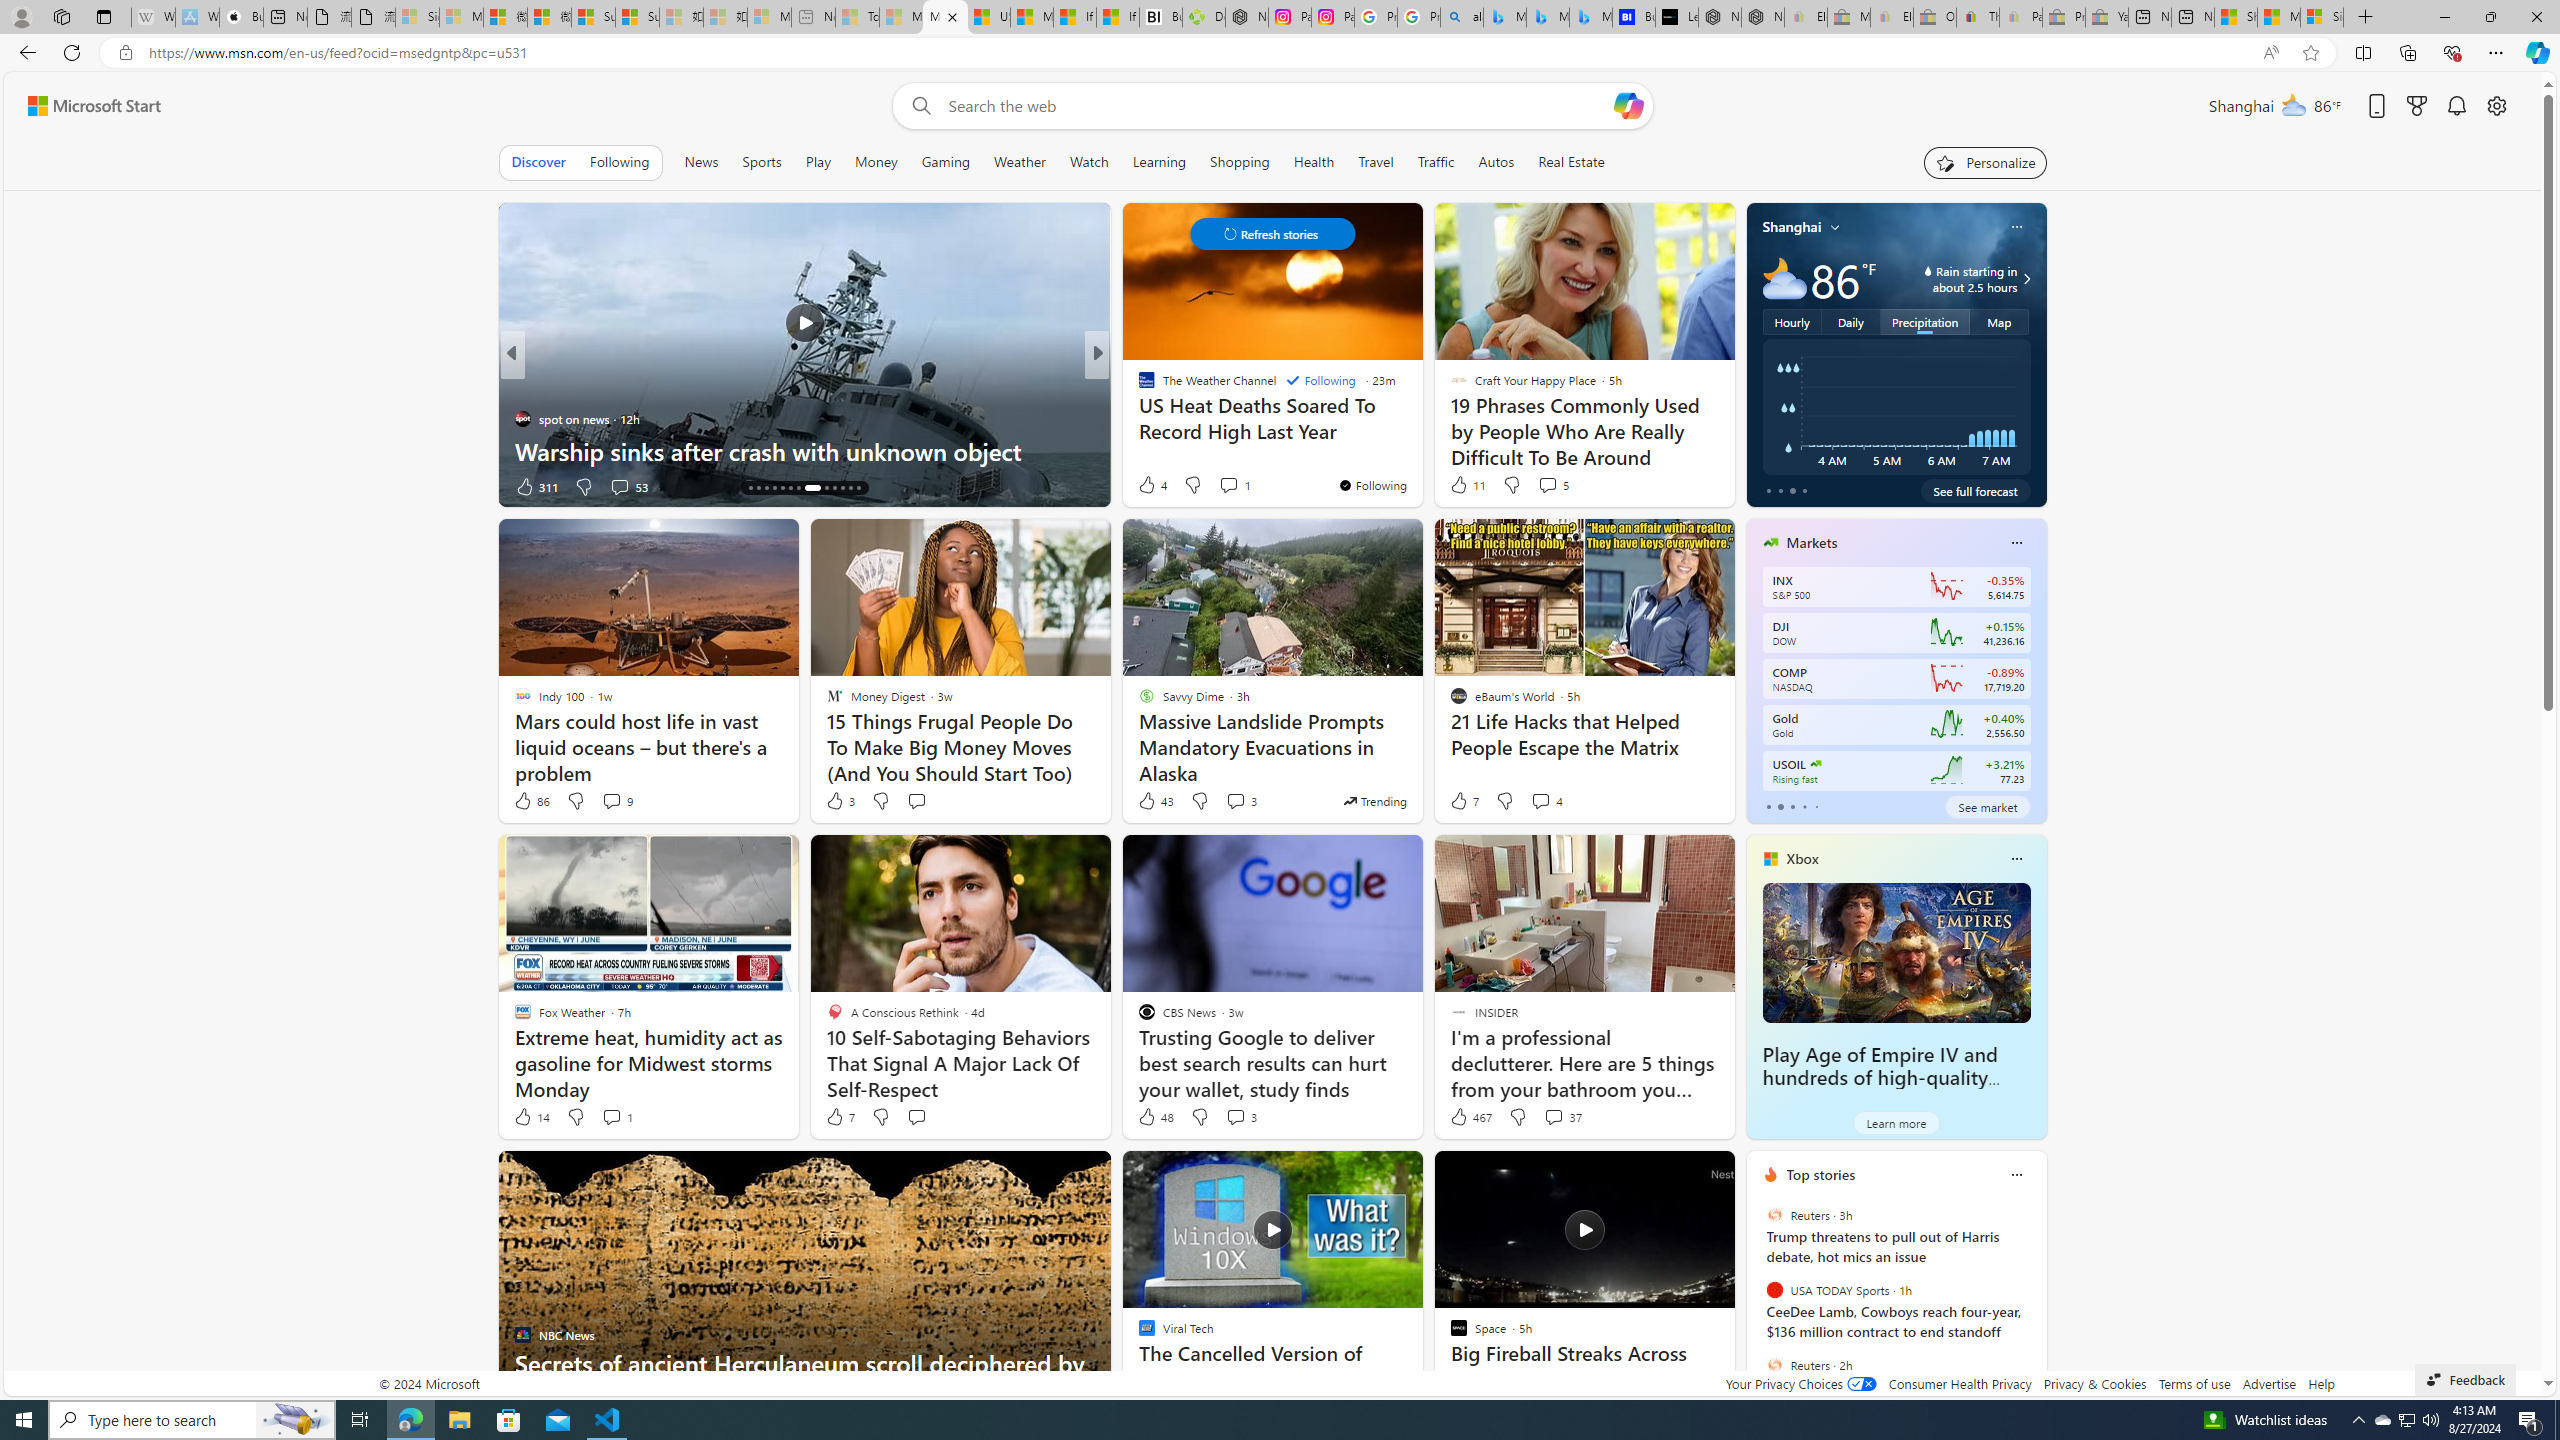  I want to click on 'AutomationID: tab-18', so click(782, 487).